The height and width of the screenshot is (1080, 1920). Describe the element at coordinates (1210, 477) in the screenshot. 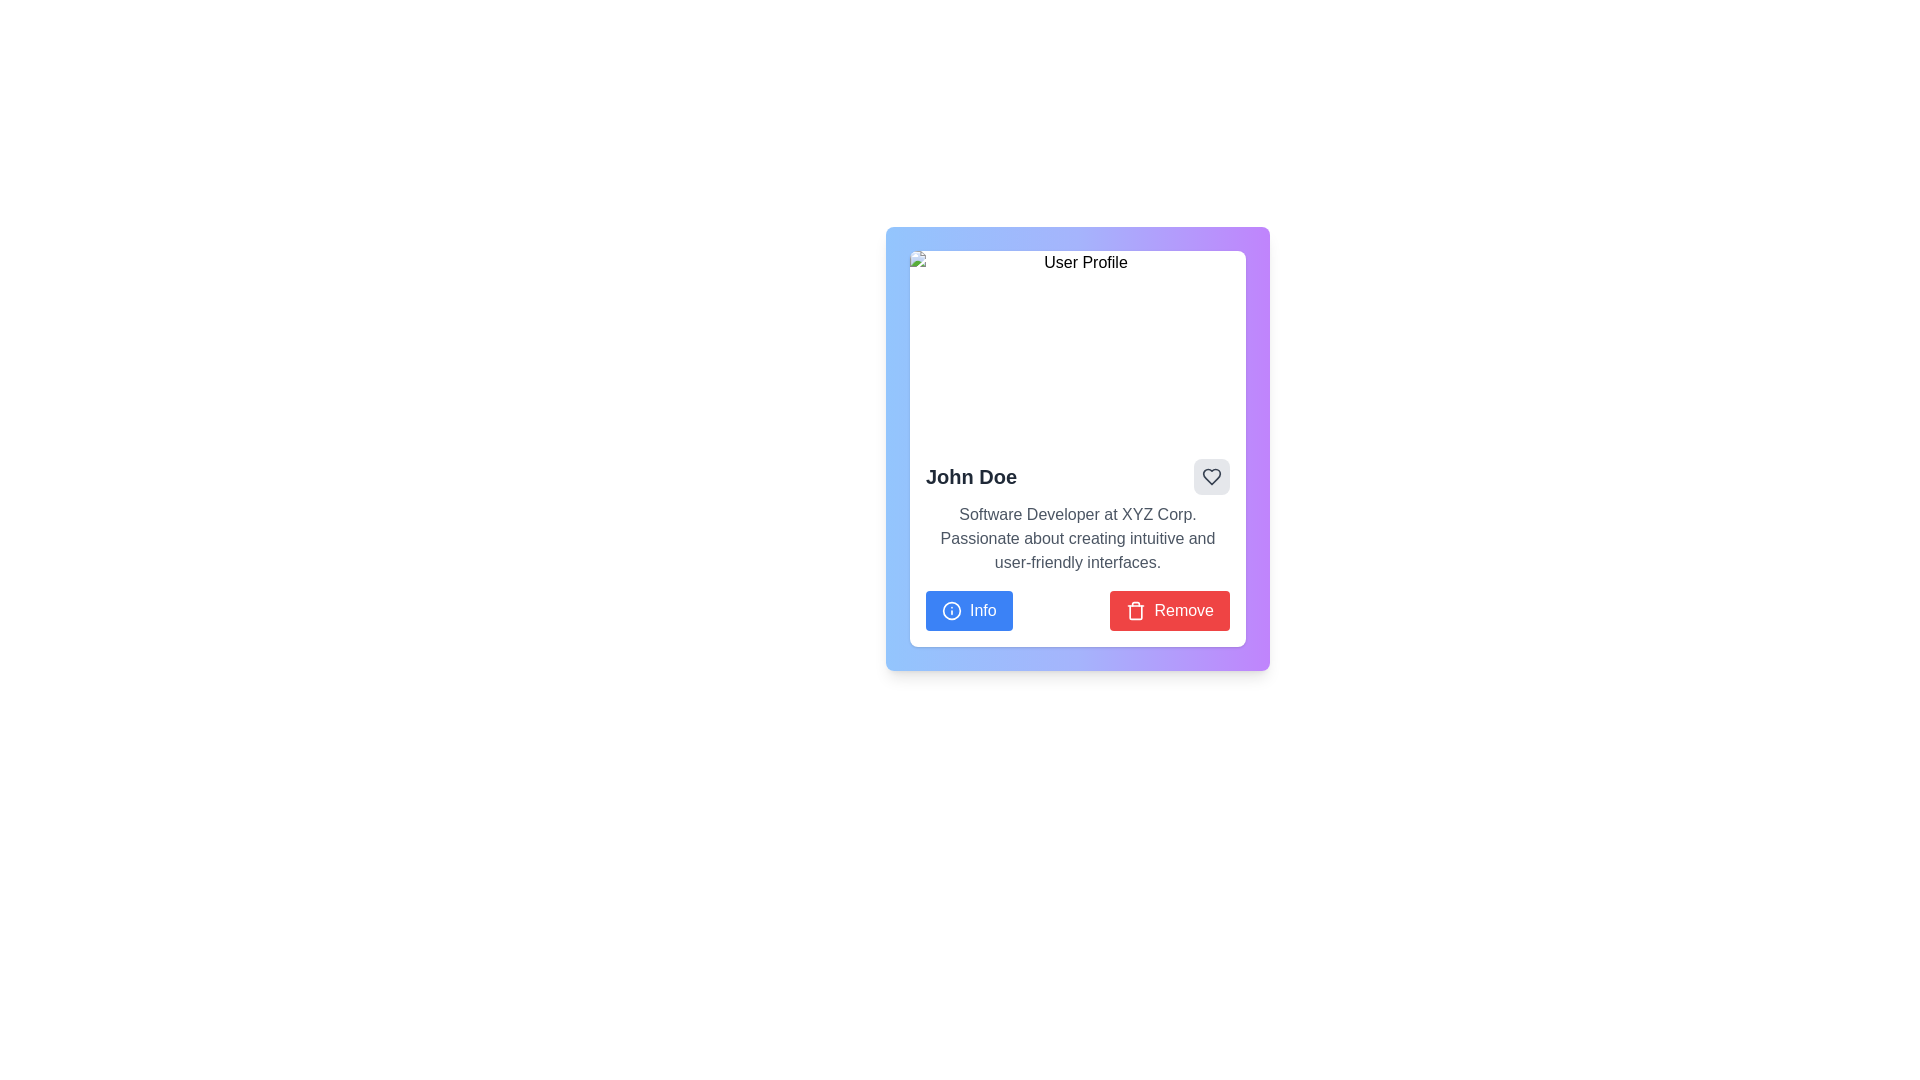

I see `the heart-shaped icon in John Doe's profile card` at that location.